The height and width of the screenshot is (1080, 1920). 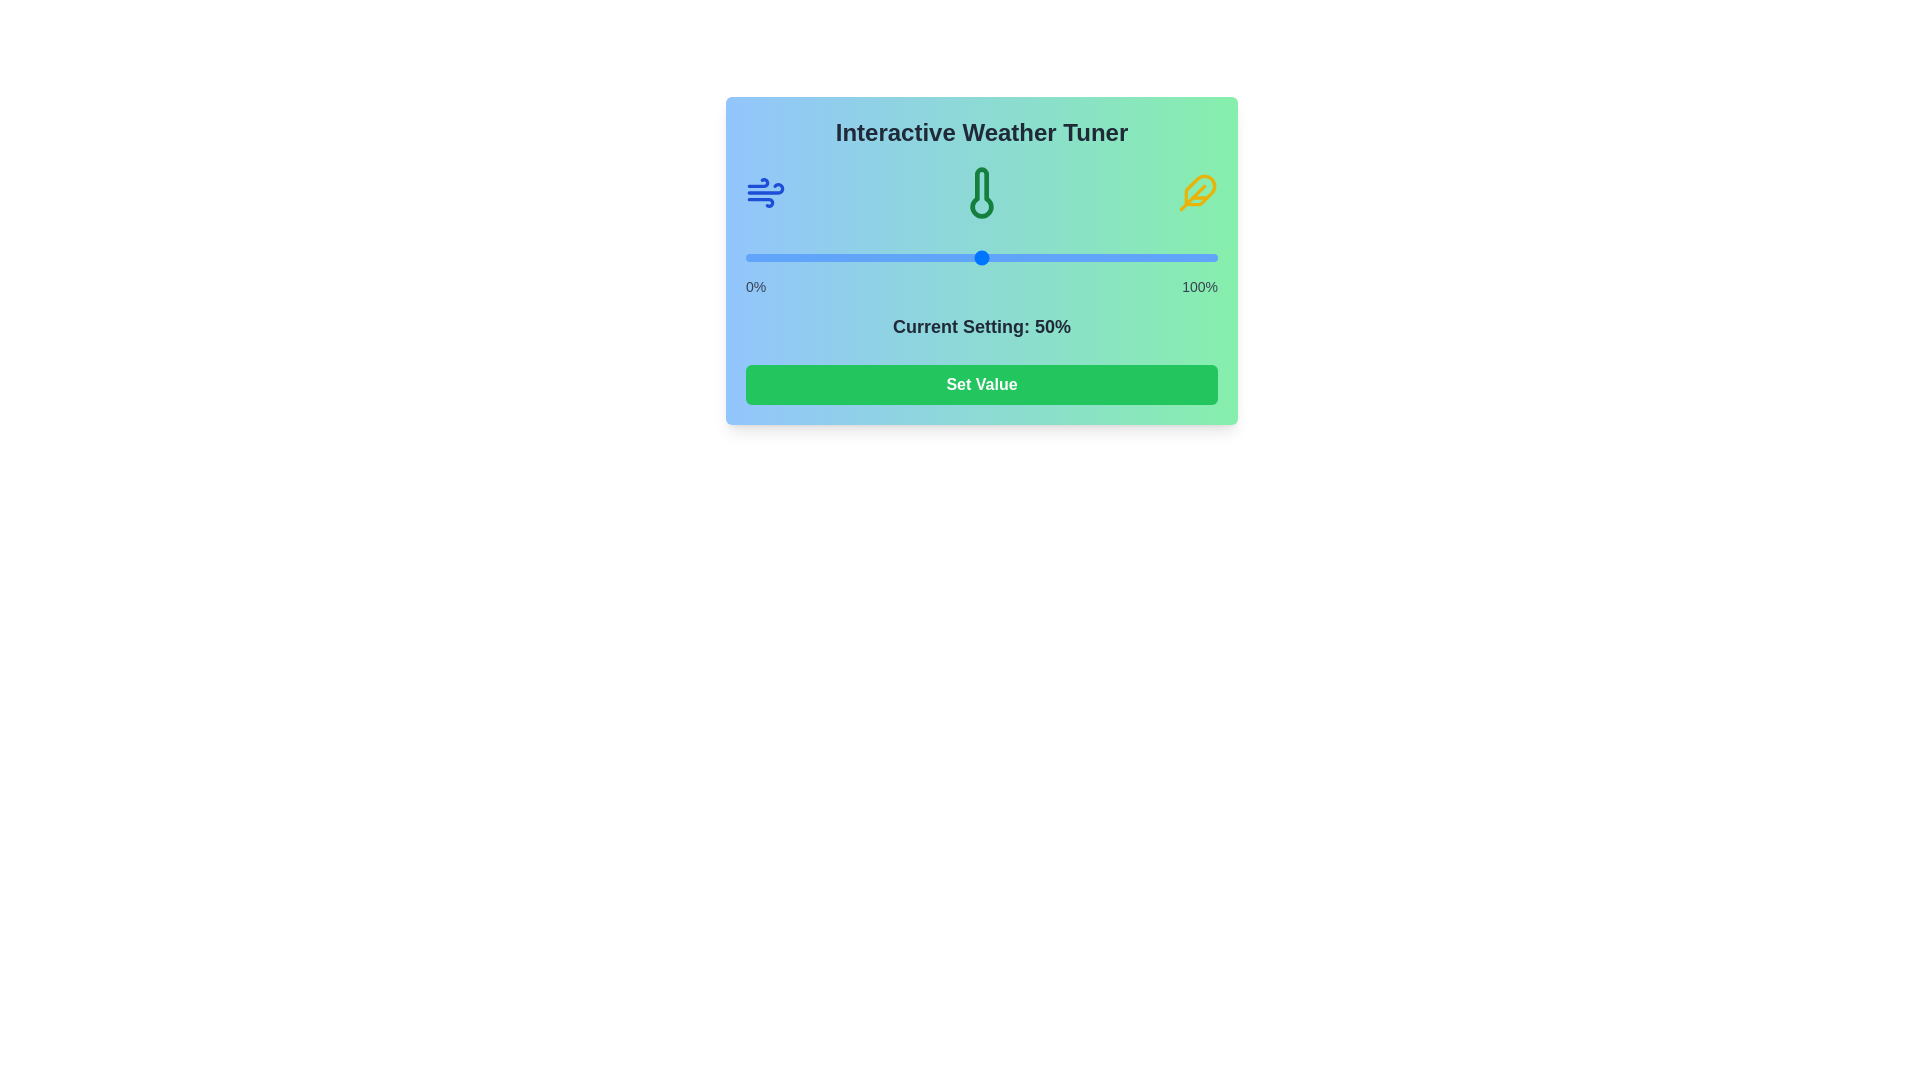 What do you see at coordinates (826, 257) in the screenshot?
I see `the slider to set its value to 17%` at bounding box center [826, 257].